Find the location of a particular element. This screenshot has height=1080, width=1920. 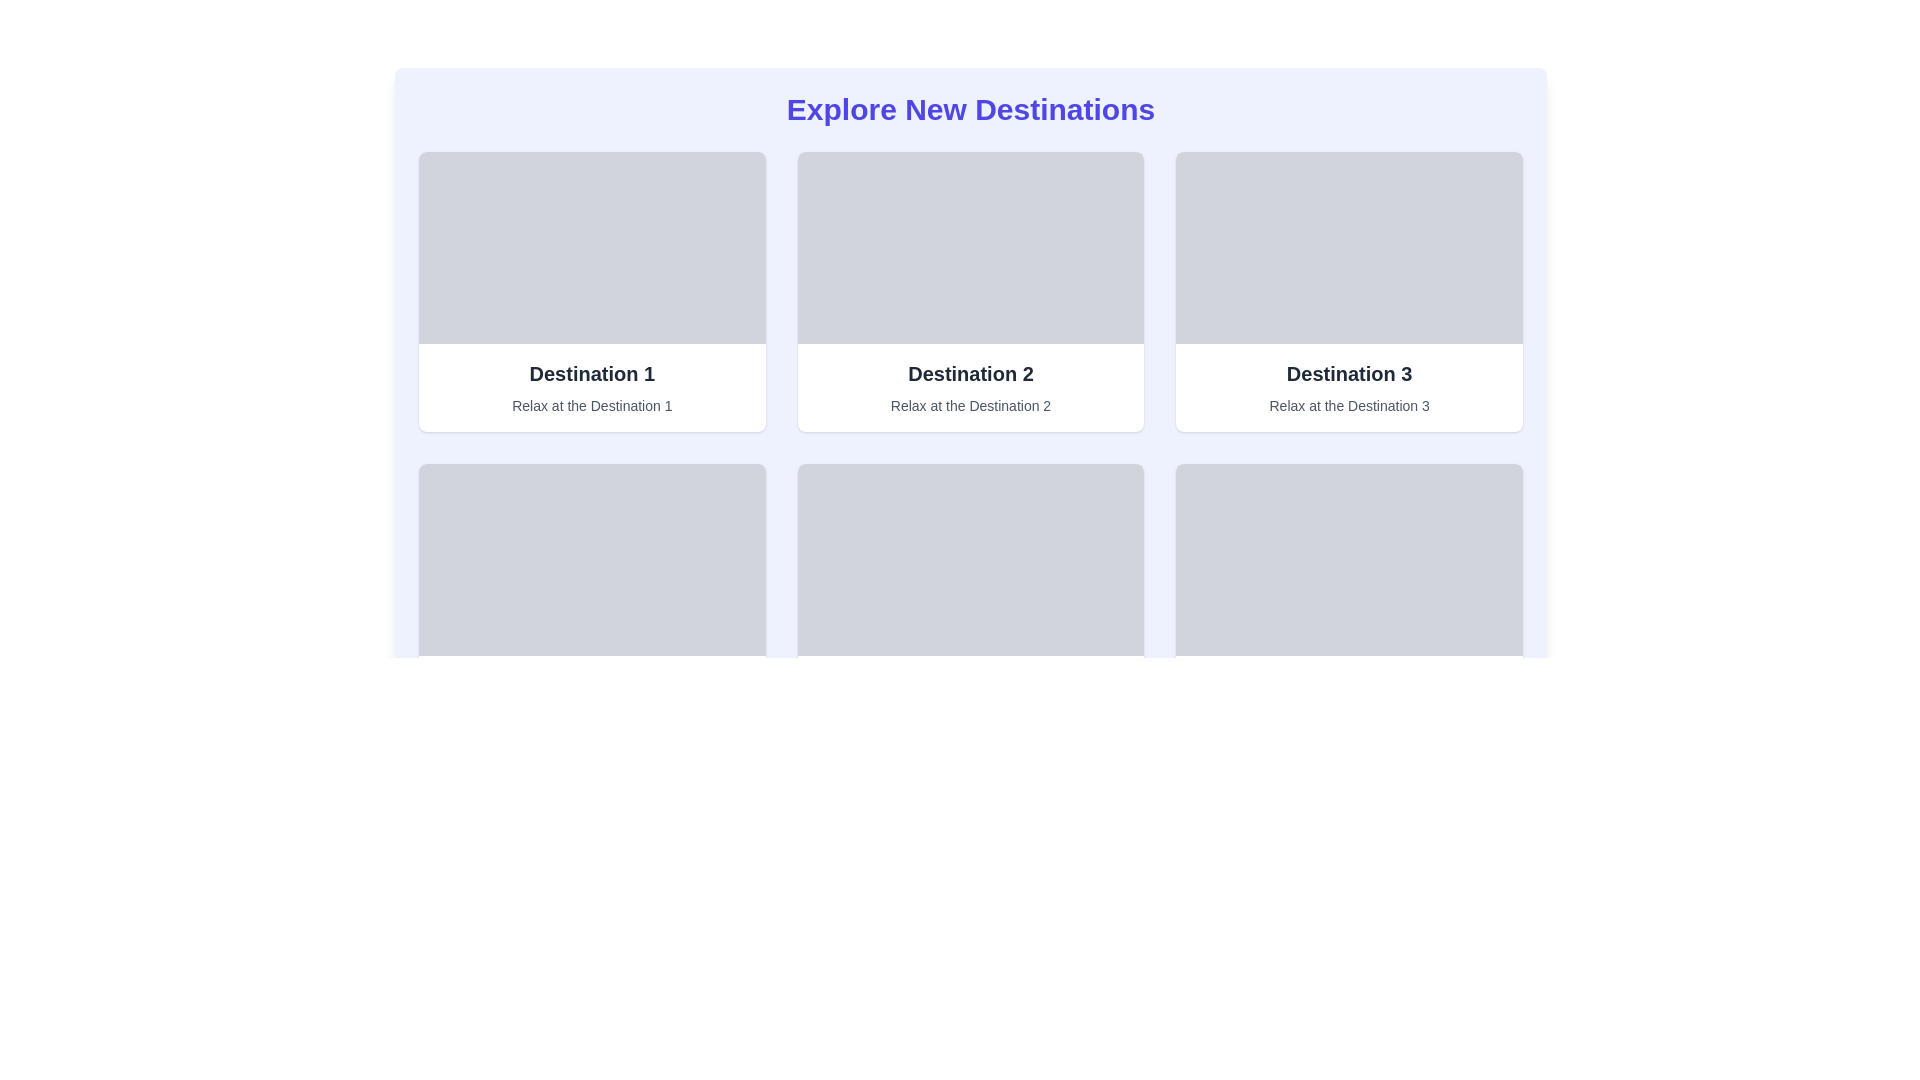

the Text label displaying 'Relax at the Destination 2', located below the headline 'Destination 2' in the second column of the layout is located at coordinates (970, 405).